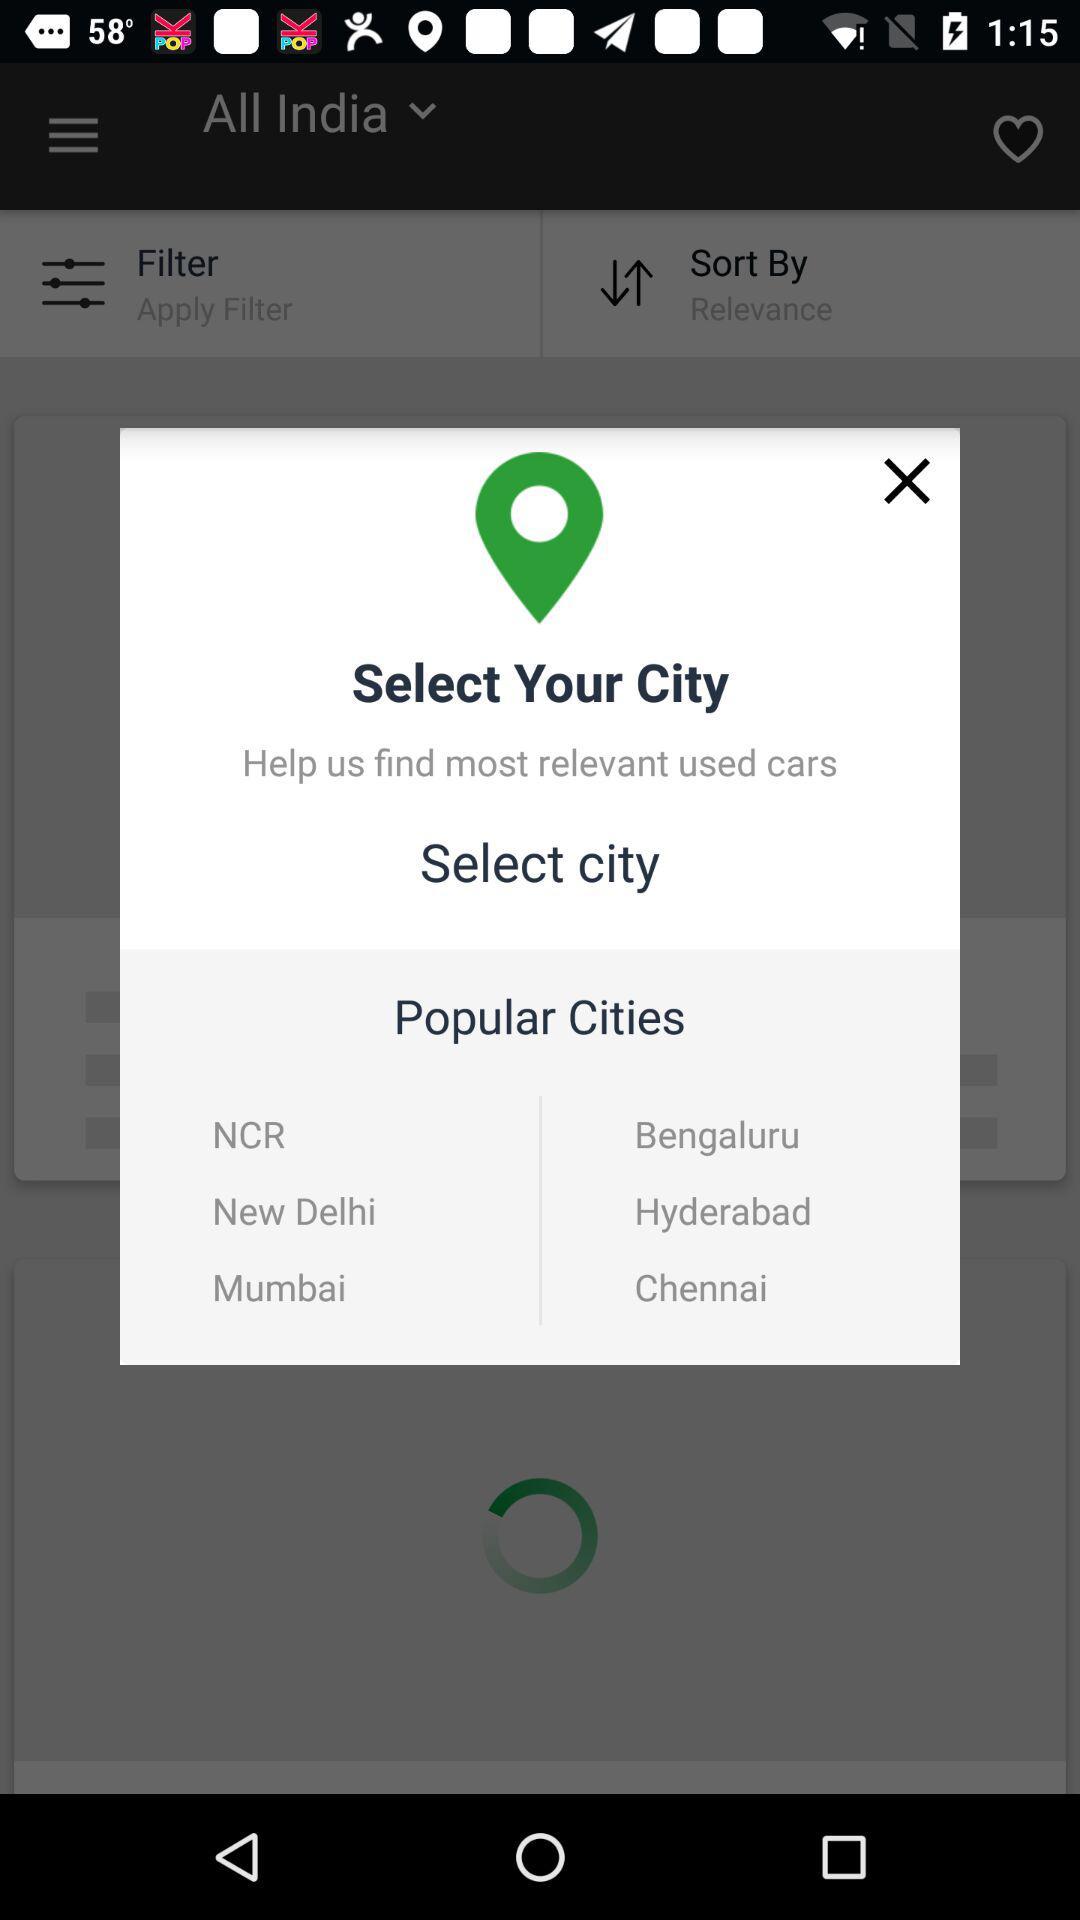  I want to click on the mumbai icon, so click(279, 1286).